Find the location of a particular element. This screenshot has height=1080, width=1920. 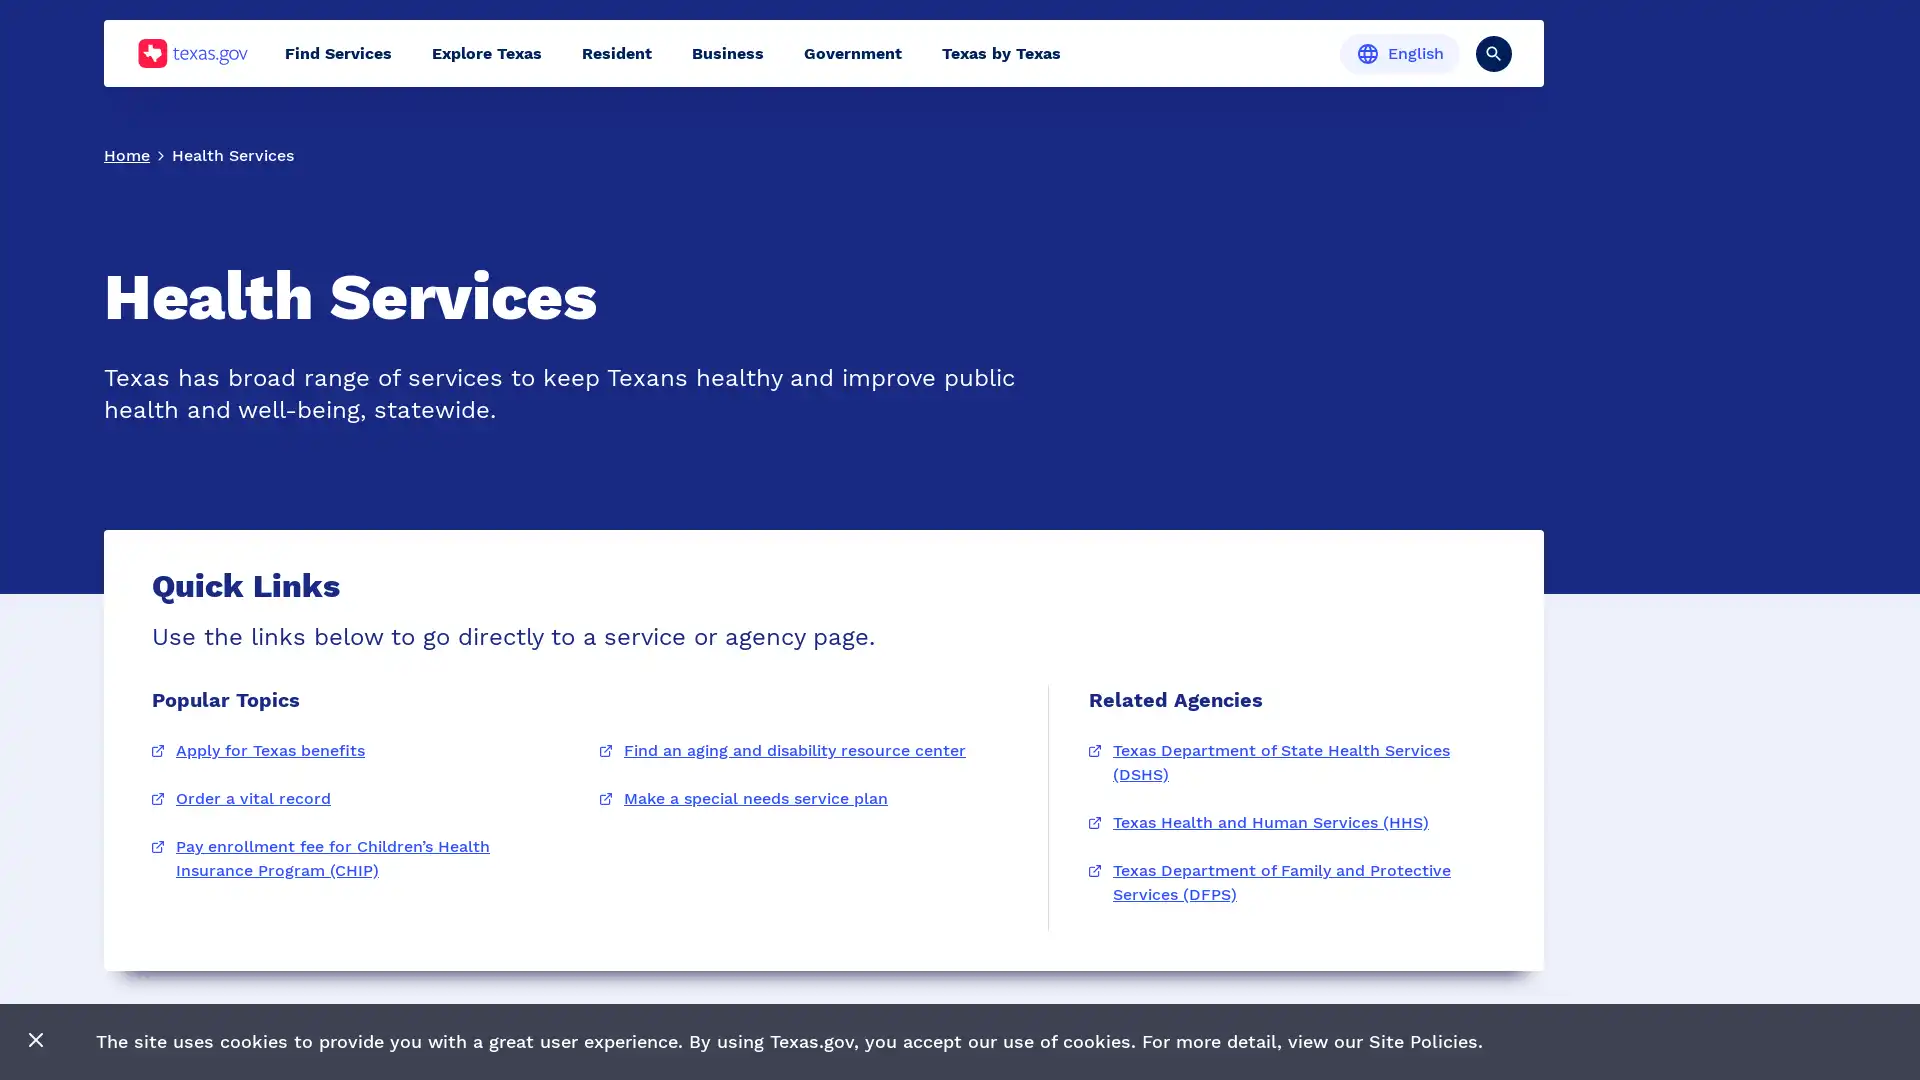

Find Services is located at coordinates (338, 52).